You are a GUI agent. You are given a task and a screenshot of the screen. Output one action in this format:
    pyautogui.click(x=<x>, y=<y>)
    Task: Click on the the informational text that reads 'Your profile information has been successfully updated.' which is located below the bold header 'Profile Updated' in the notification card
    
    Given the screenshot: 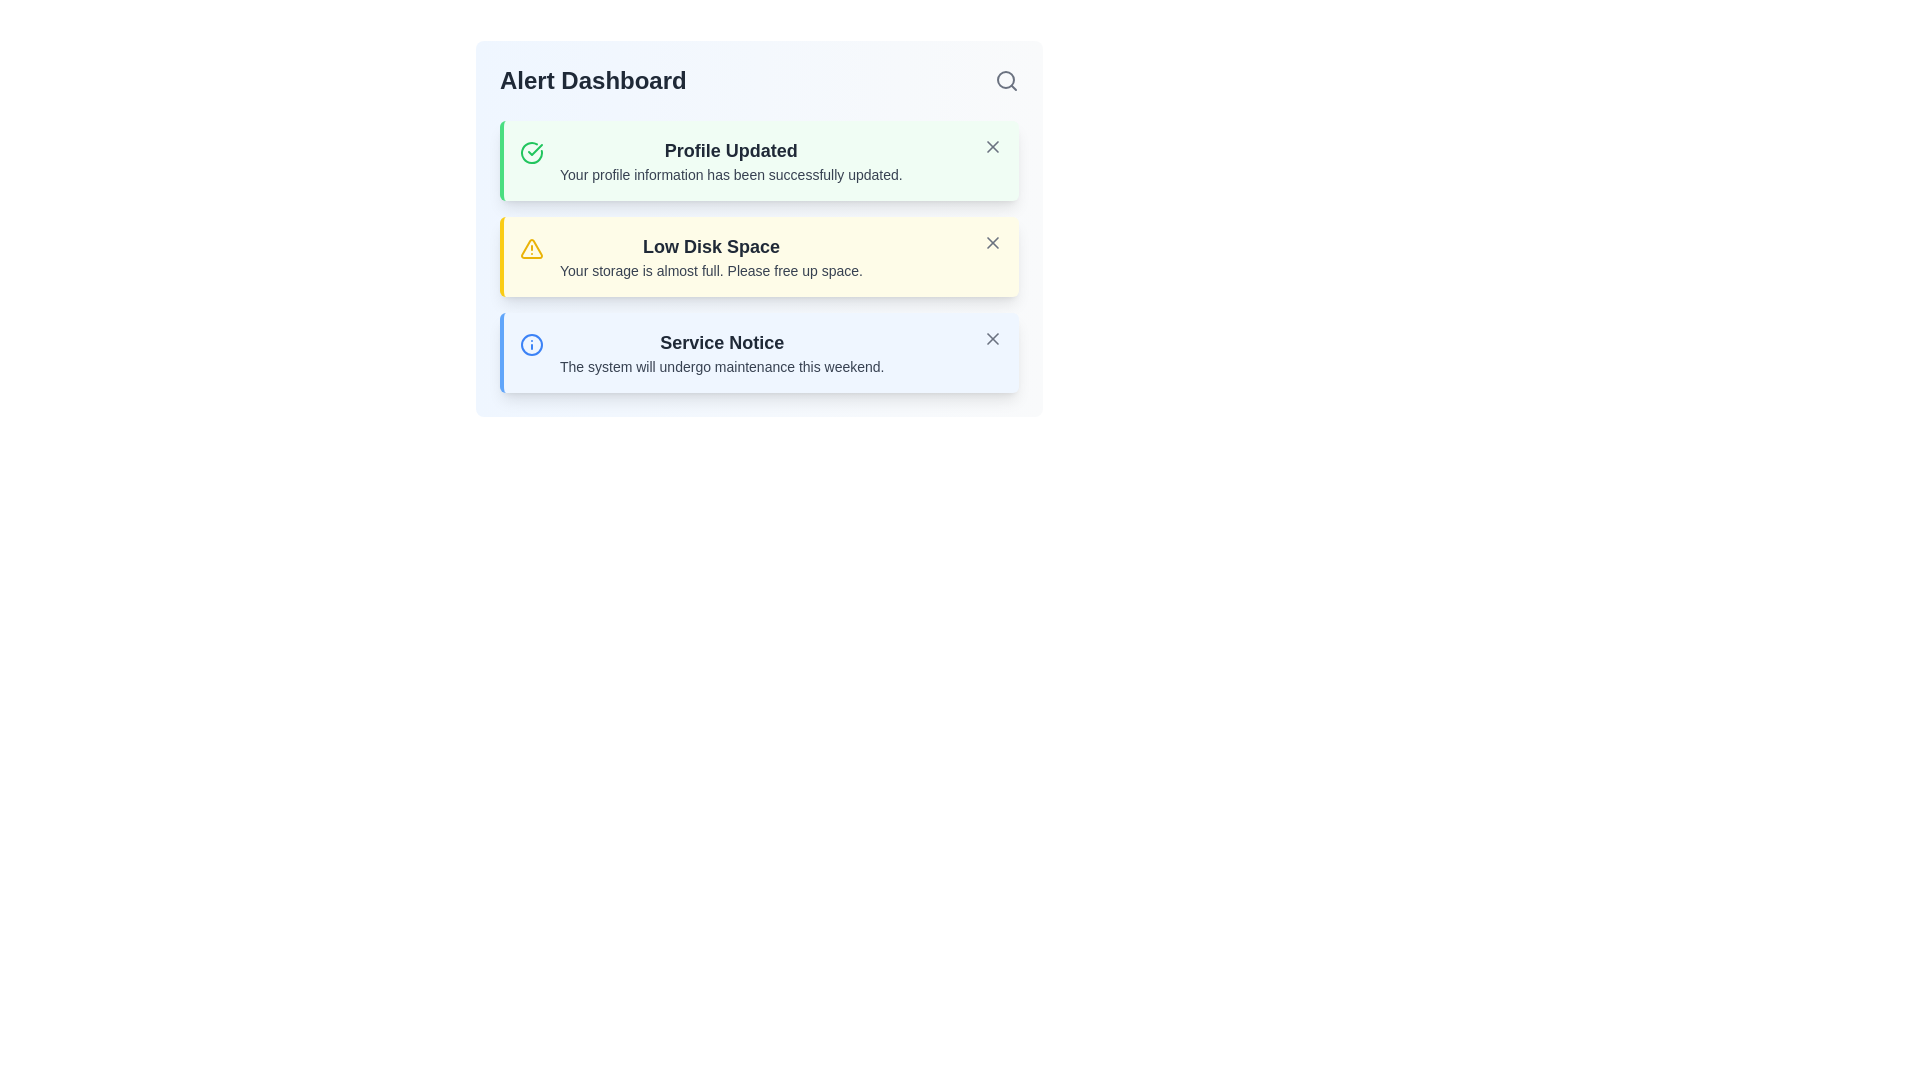 What is the action you would take?
    pyautogui.click(x=730, y=173)
    